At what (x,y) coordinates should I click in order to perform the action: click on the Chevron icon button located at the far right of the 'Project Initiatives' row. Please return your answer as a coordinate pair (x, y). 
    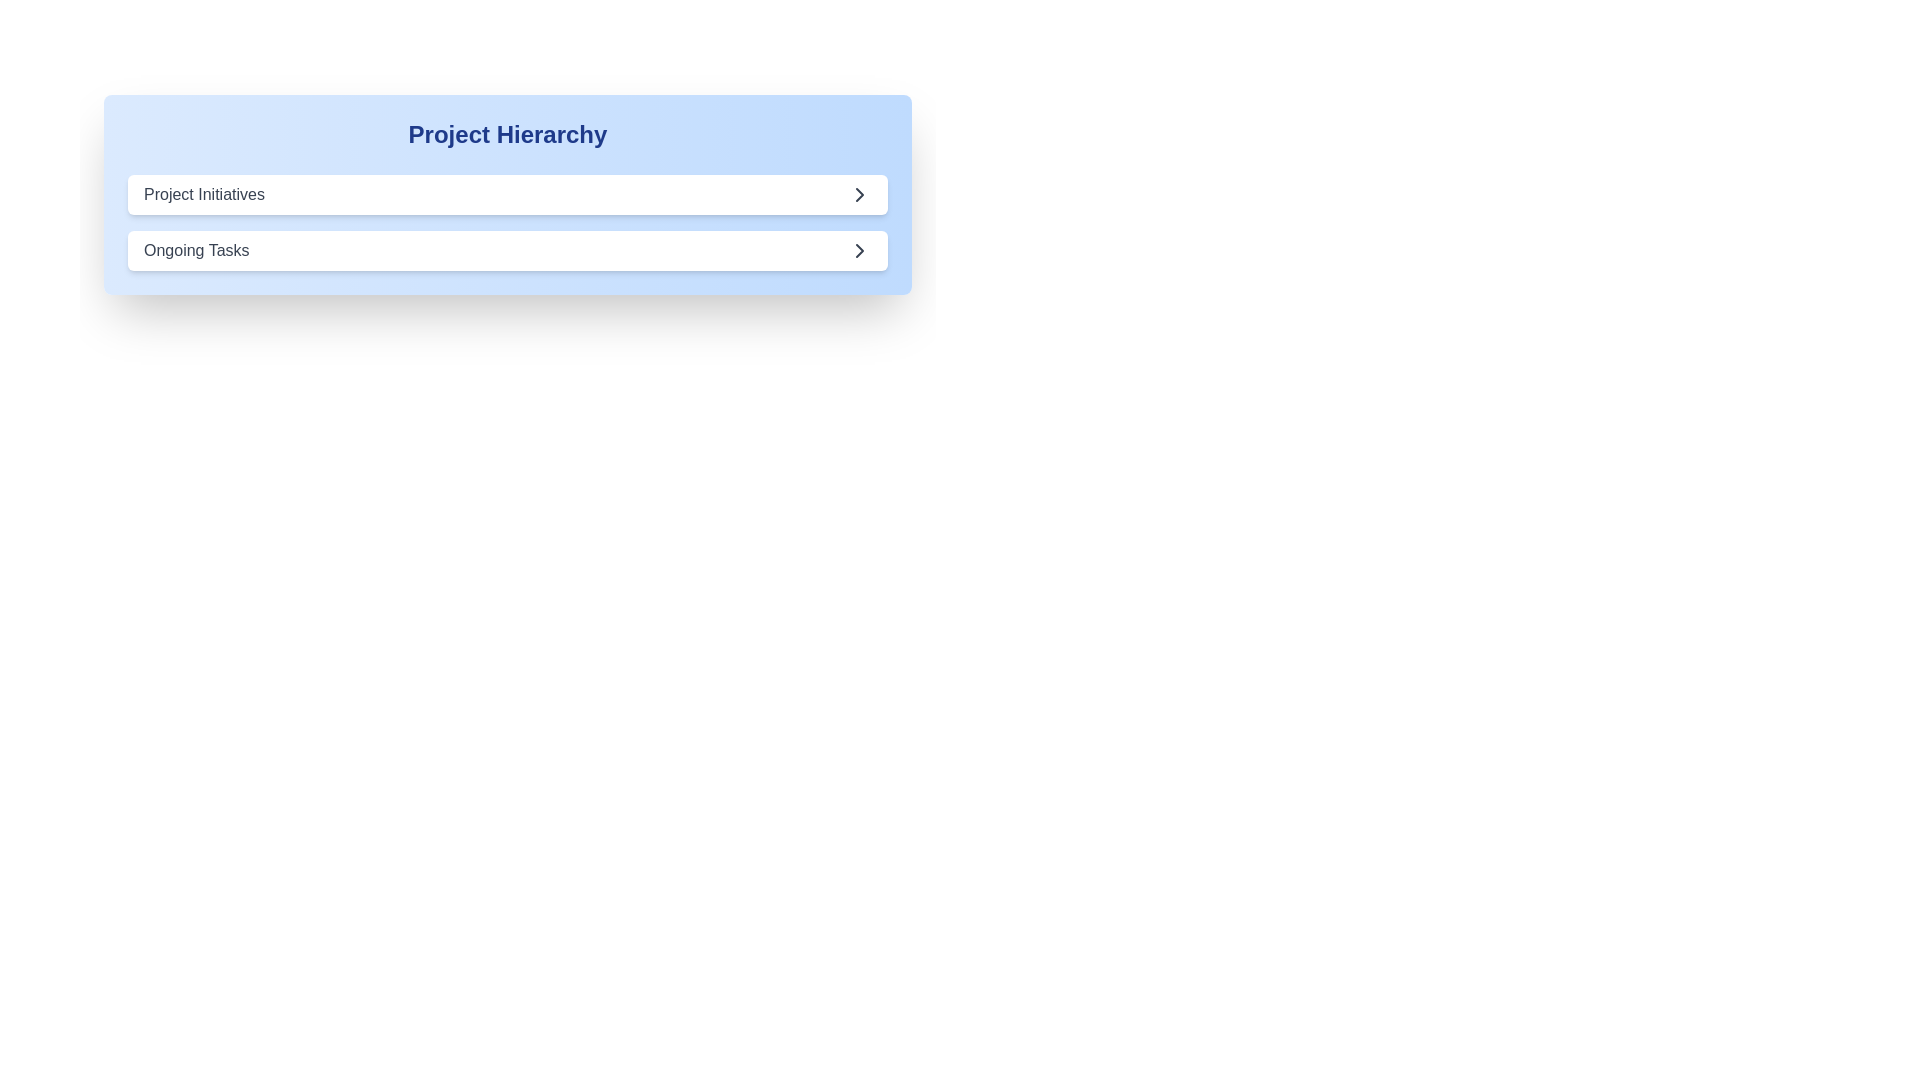
    Looking at the image, I should click on (859, 195).